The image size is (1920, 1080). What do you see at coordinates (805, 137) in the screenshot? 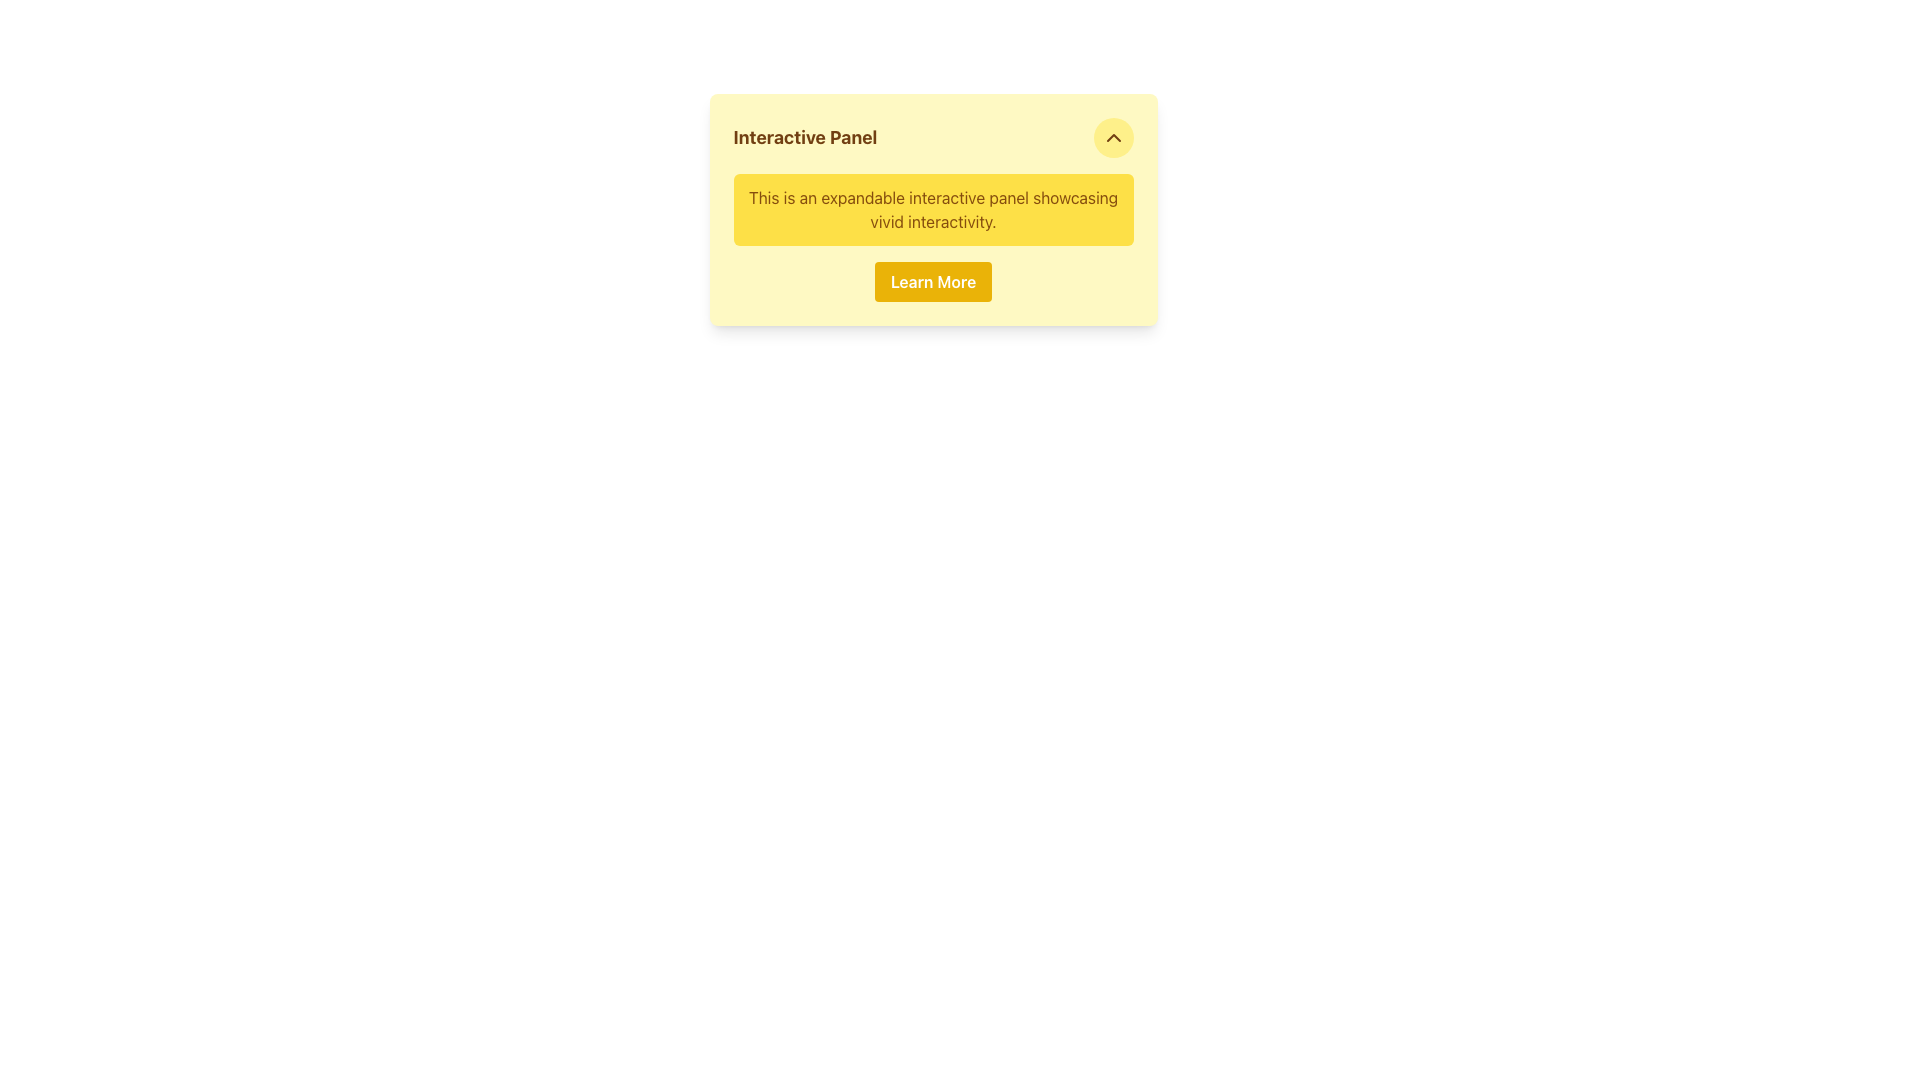
I see `text from the bold header labeled 'Interactive Panel', which is prominently displayed at the top-left corner of the yellow background panel` at bounding box center [805, 137].